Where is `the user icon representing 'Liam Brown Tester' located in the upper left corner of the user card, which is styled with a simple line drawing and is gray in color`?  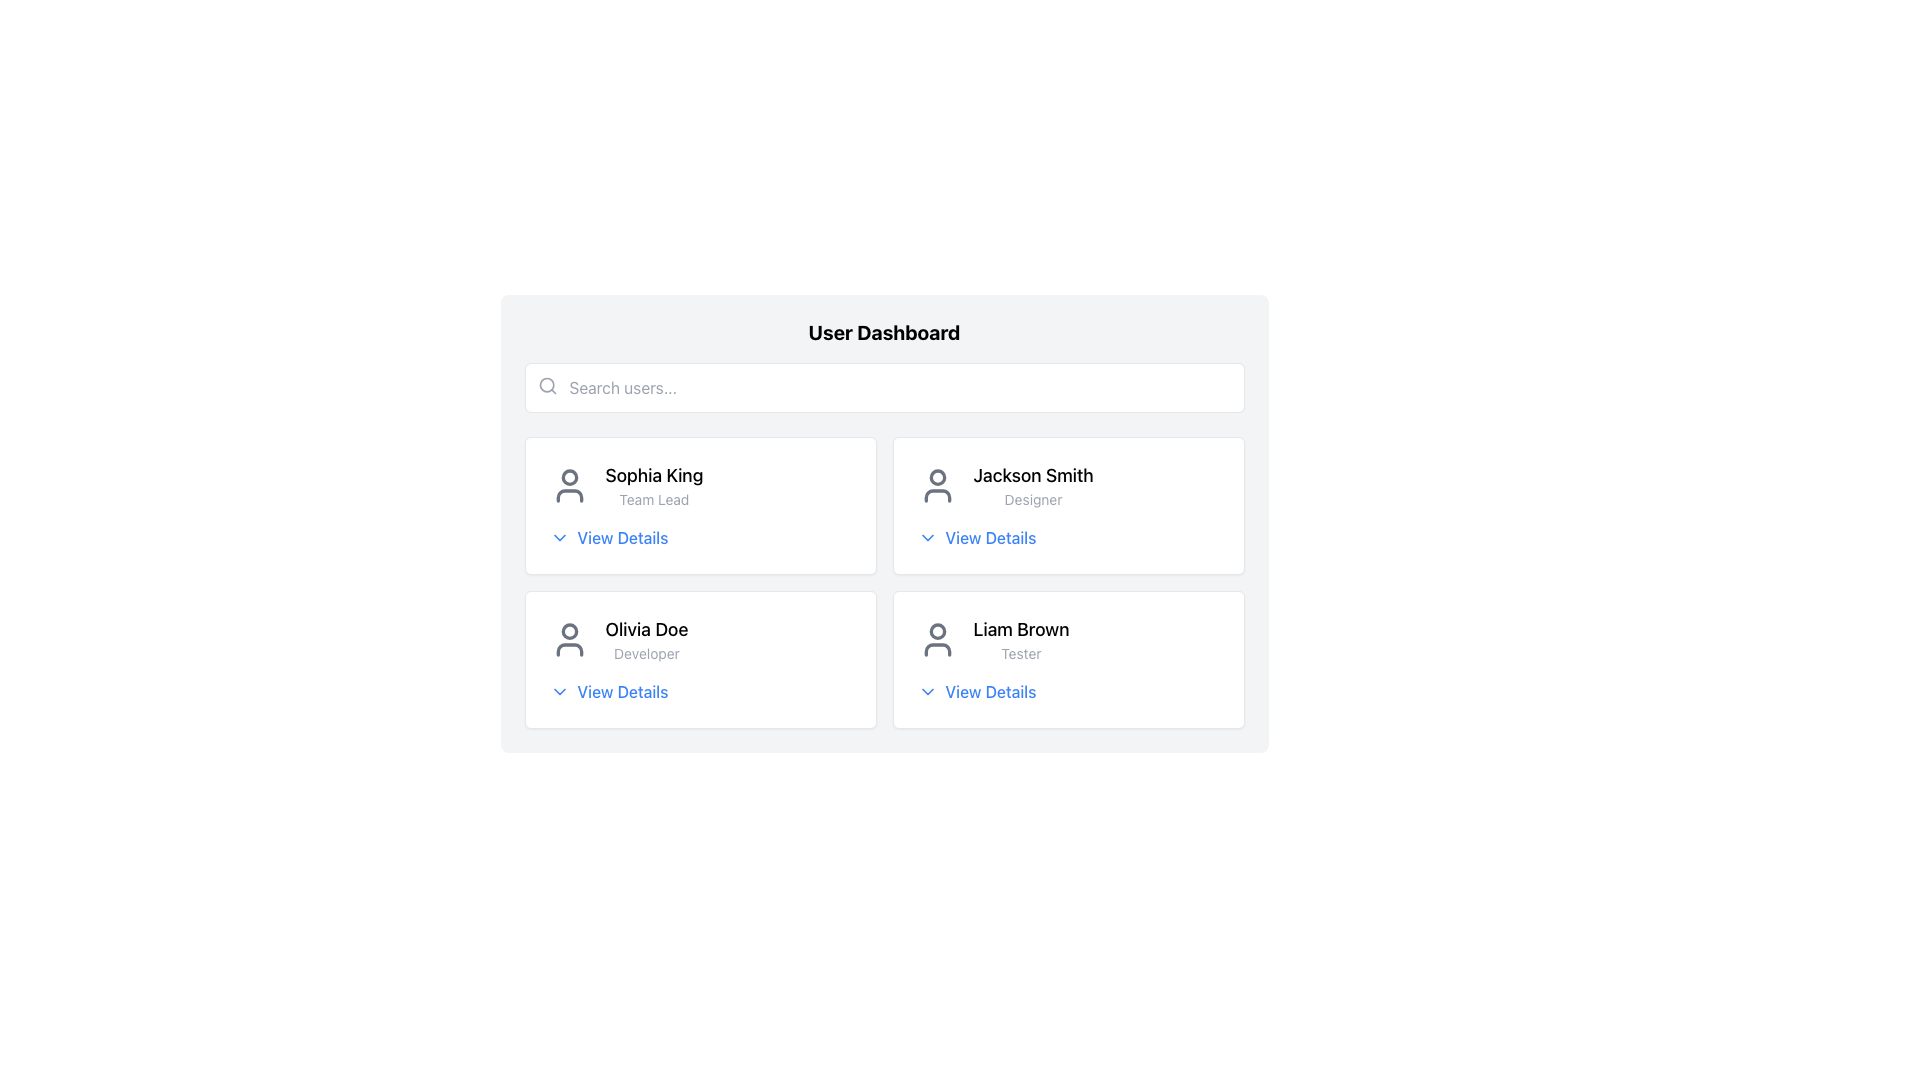 the user icon representing 'Liam Brown Tester' located in the upper left corner of the user card, which is styled with a simple line drawing and is gray in color is located at coordinates (936, 640).